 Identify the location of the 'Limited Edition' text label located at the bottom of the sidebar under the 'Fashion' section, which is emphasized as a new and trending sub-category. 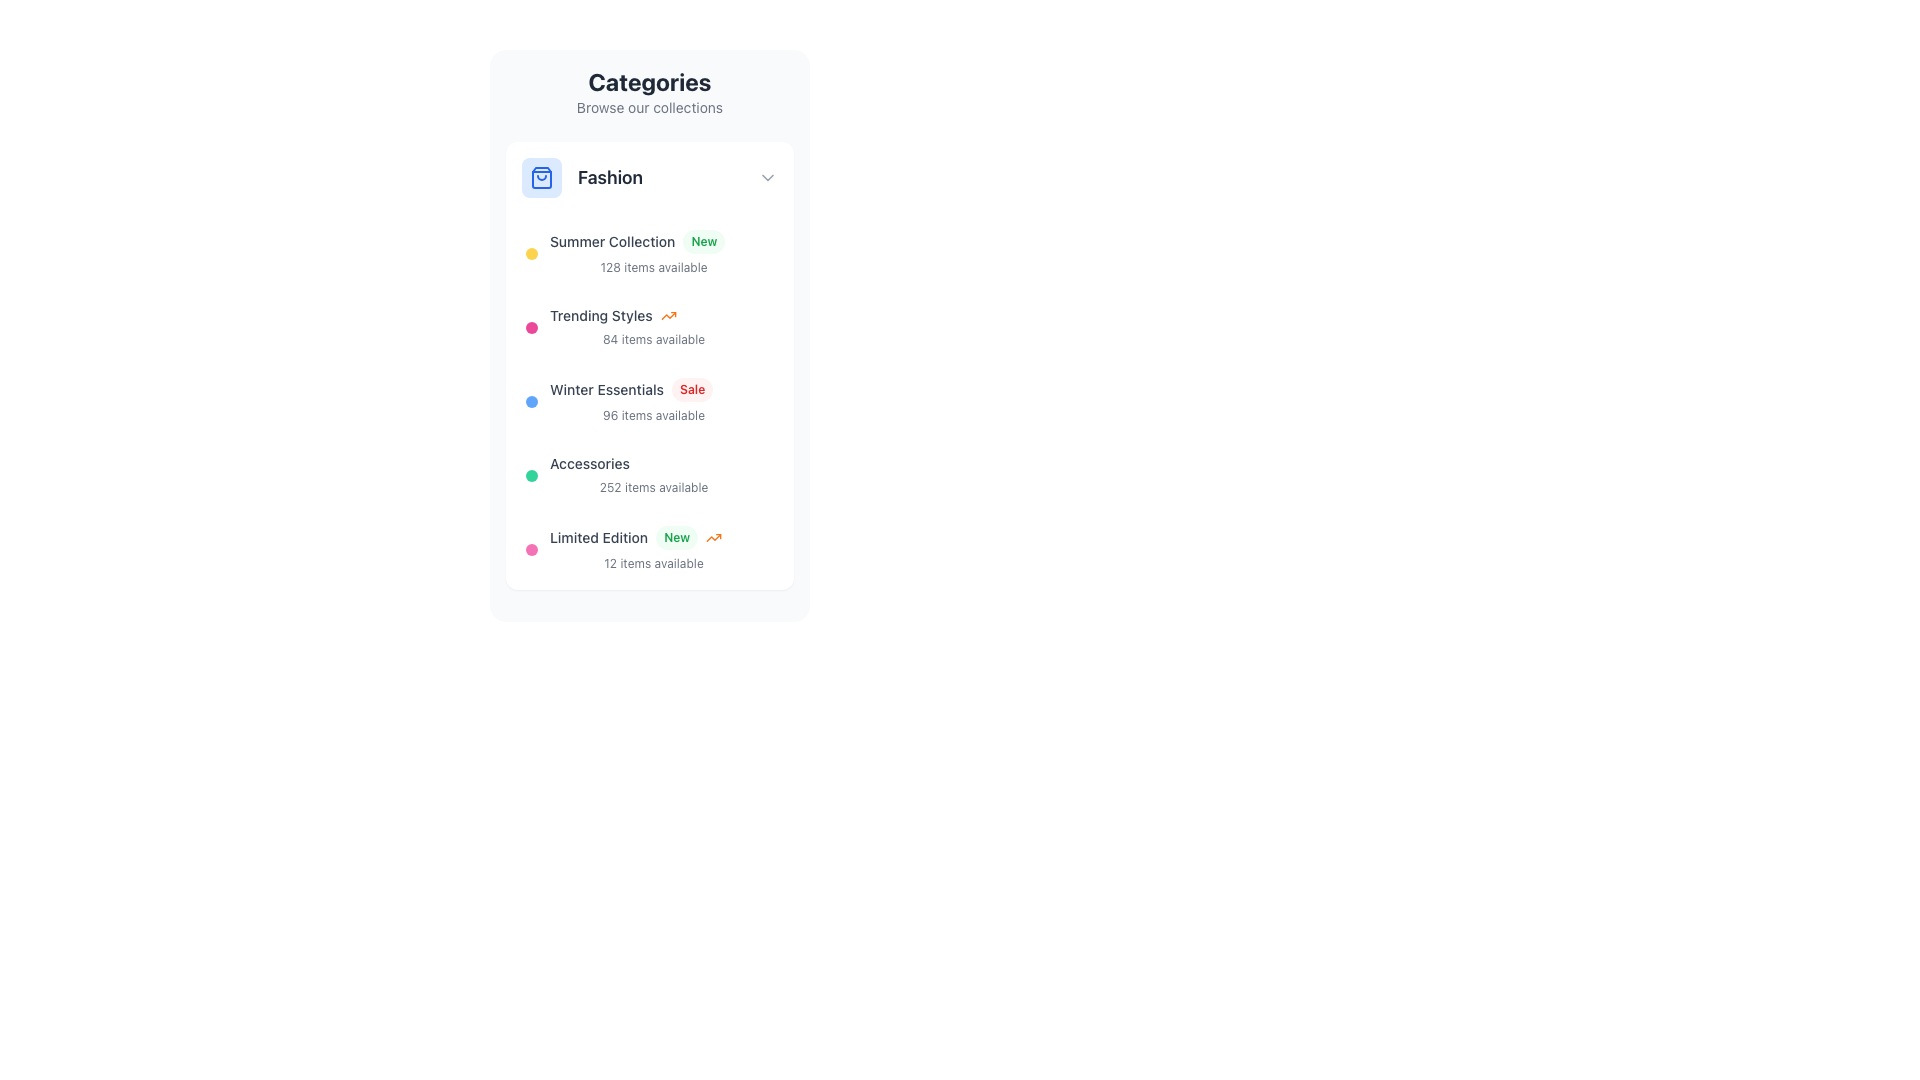
(653, 536).